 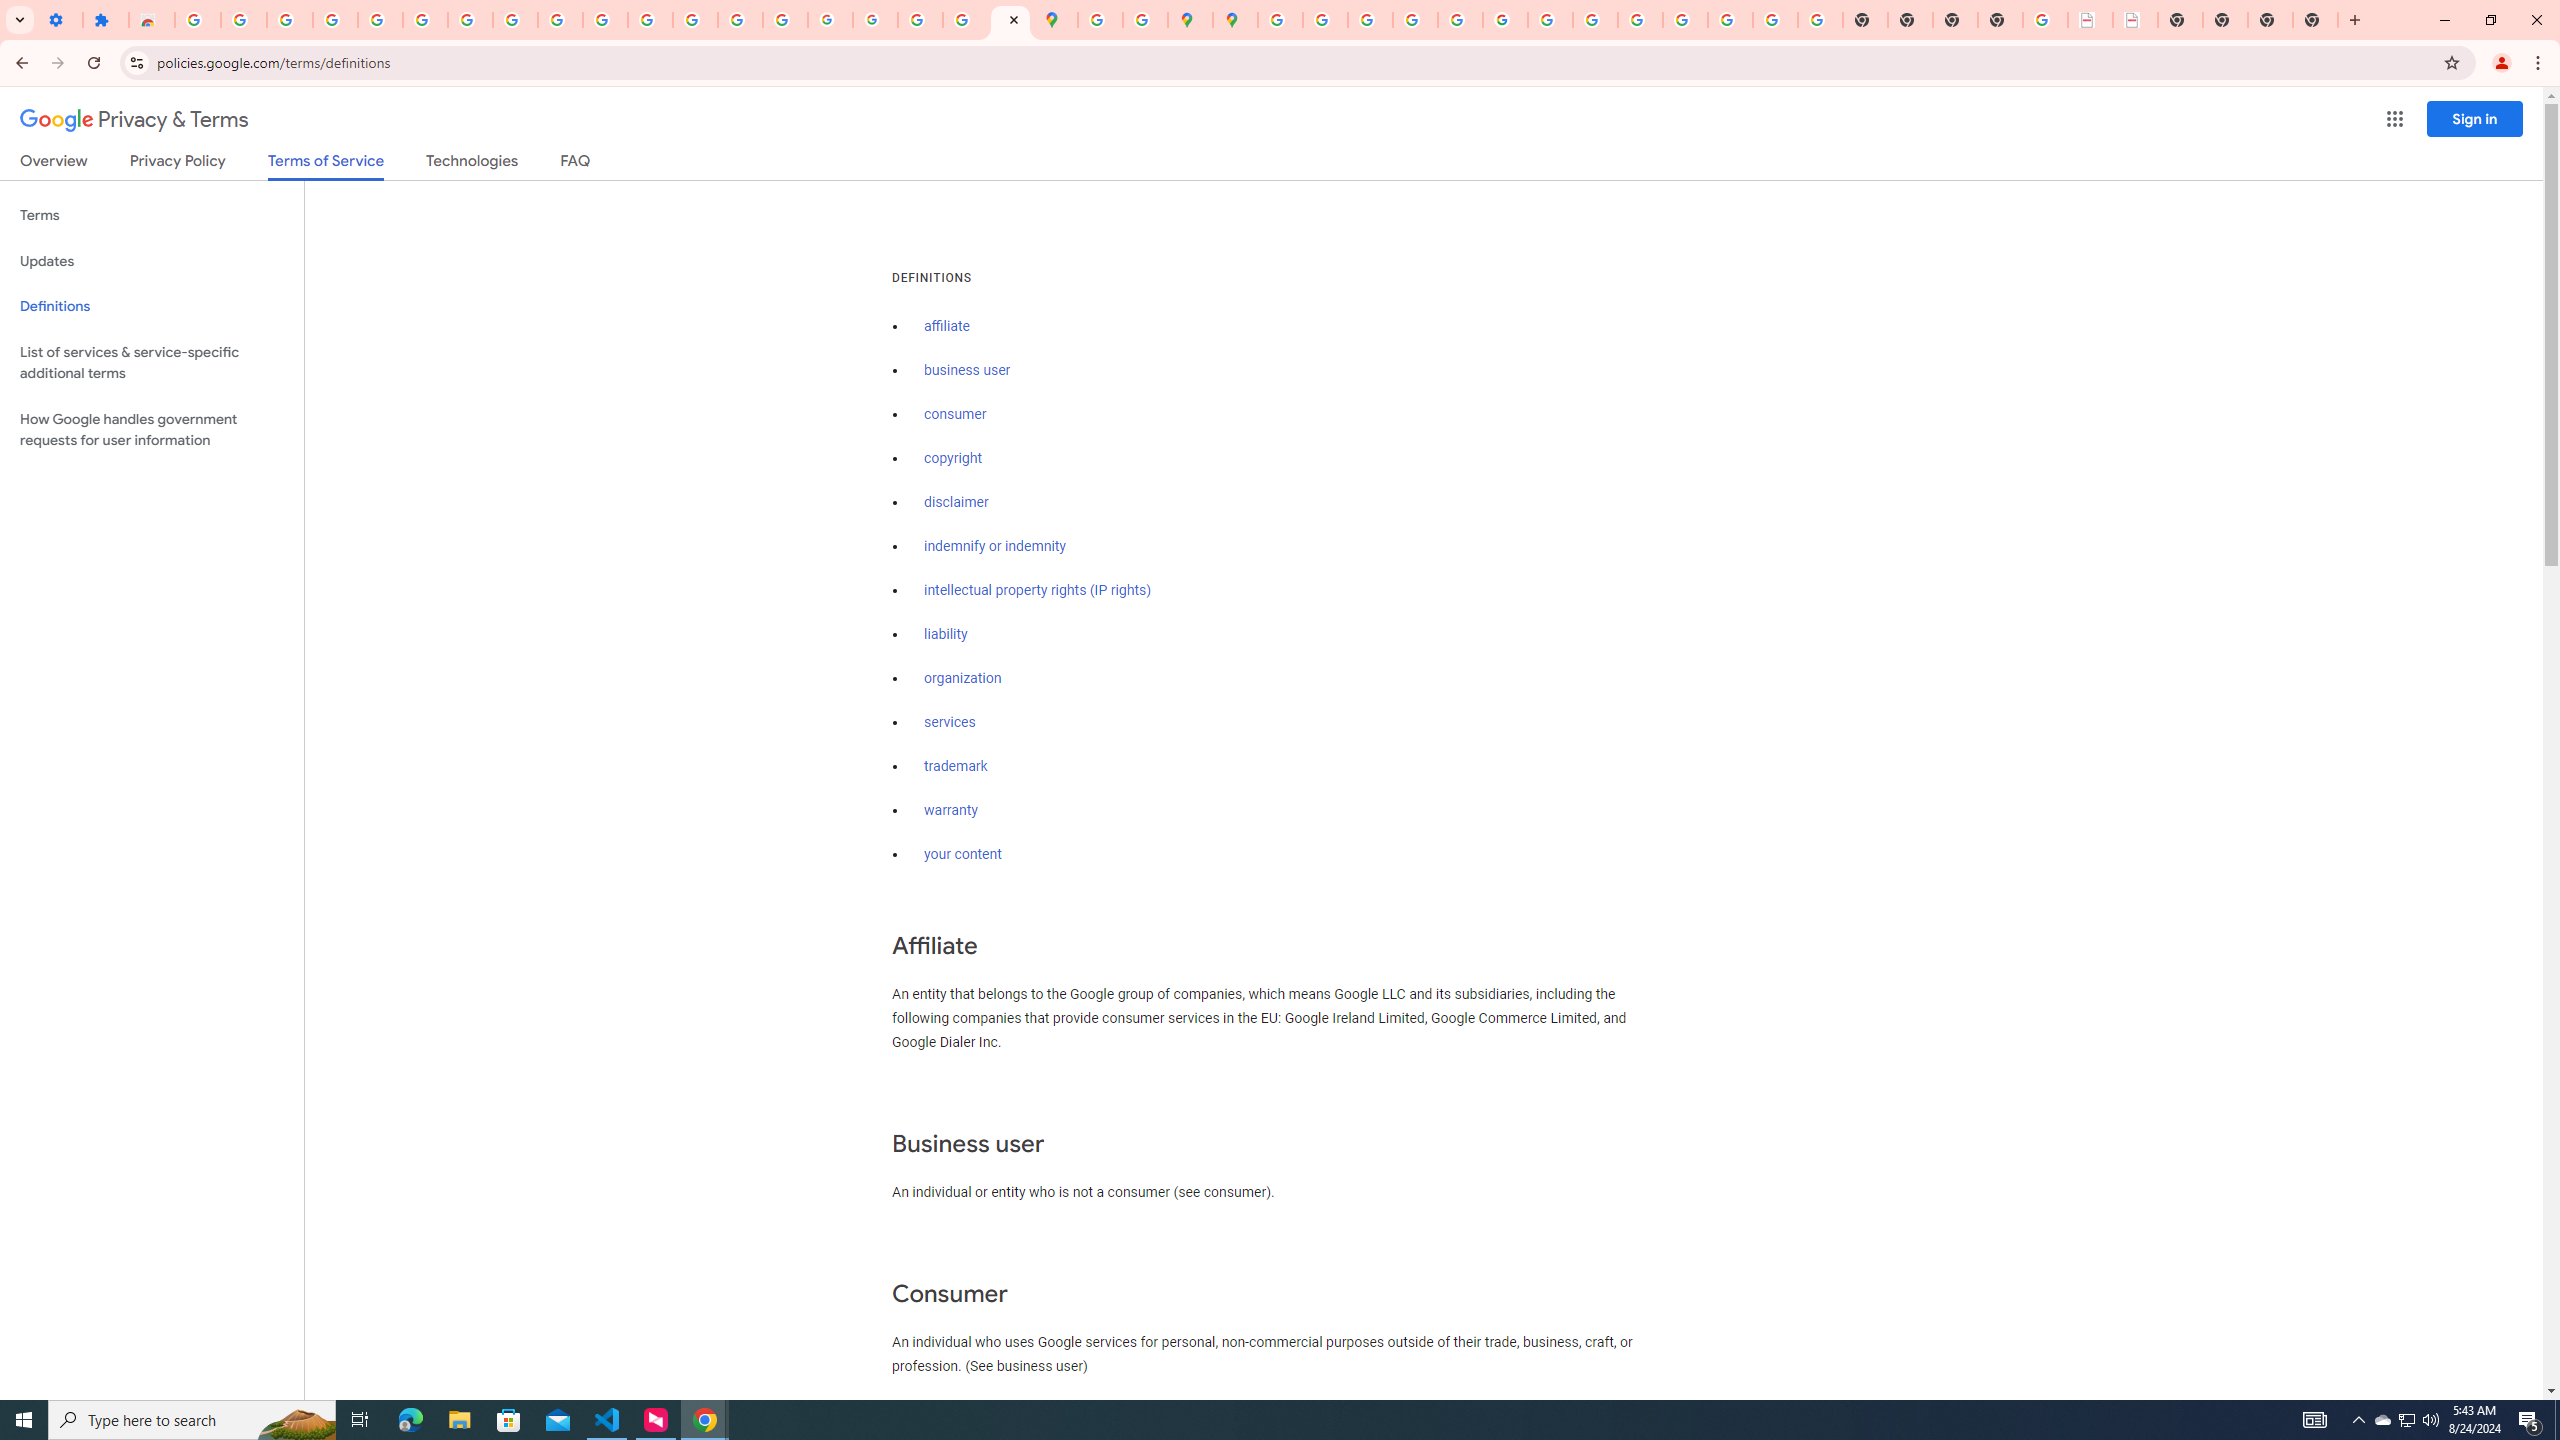 What do you see at coordinates (425, 19) in the screenshot?
I see `'Sign in - Google Accounts'` at bounding box center [425, 19].